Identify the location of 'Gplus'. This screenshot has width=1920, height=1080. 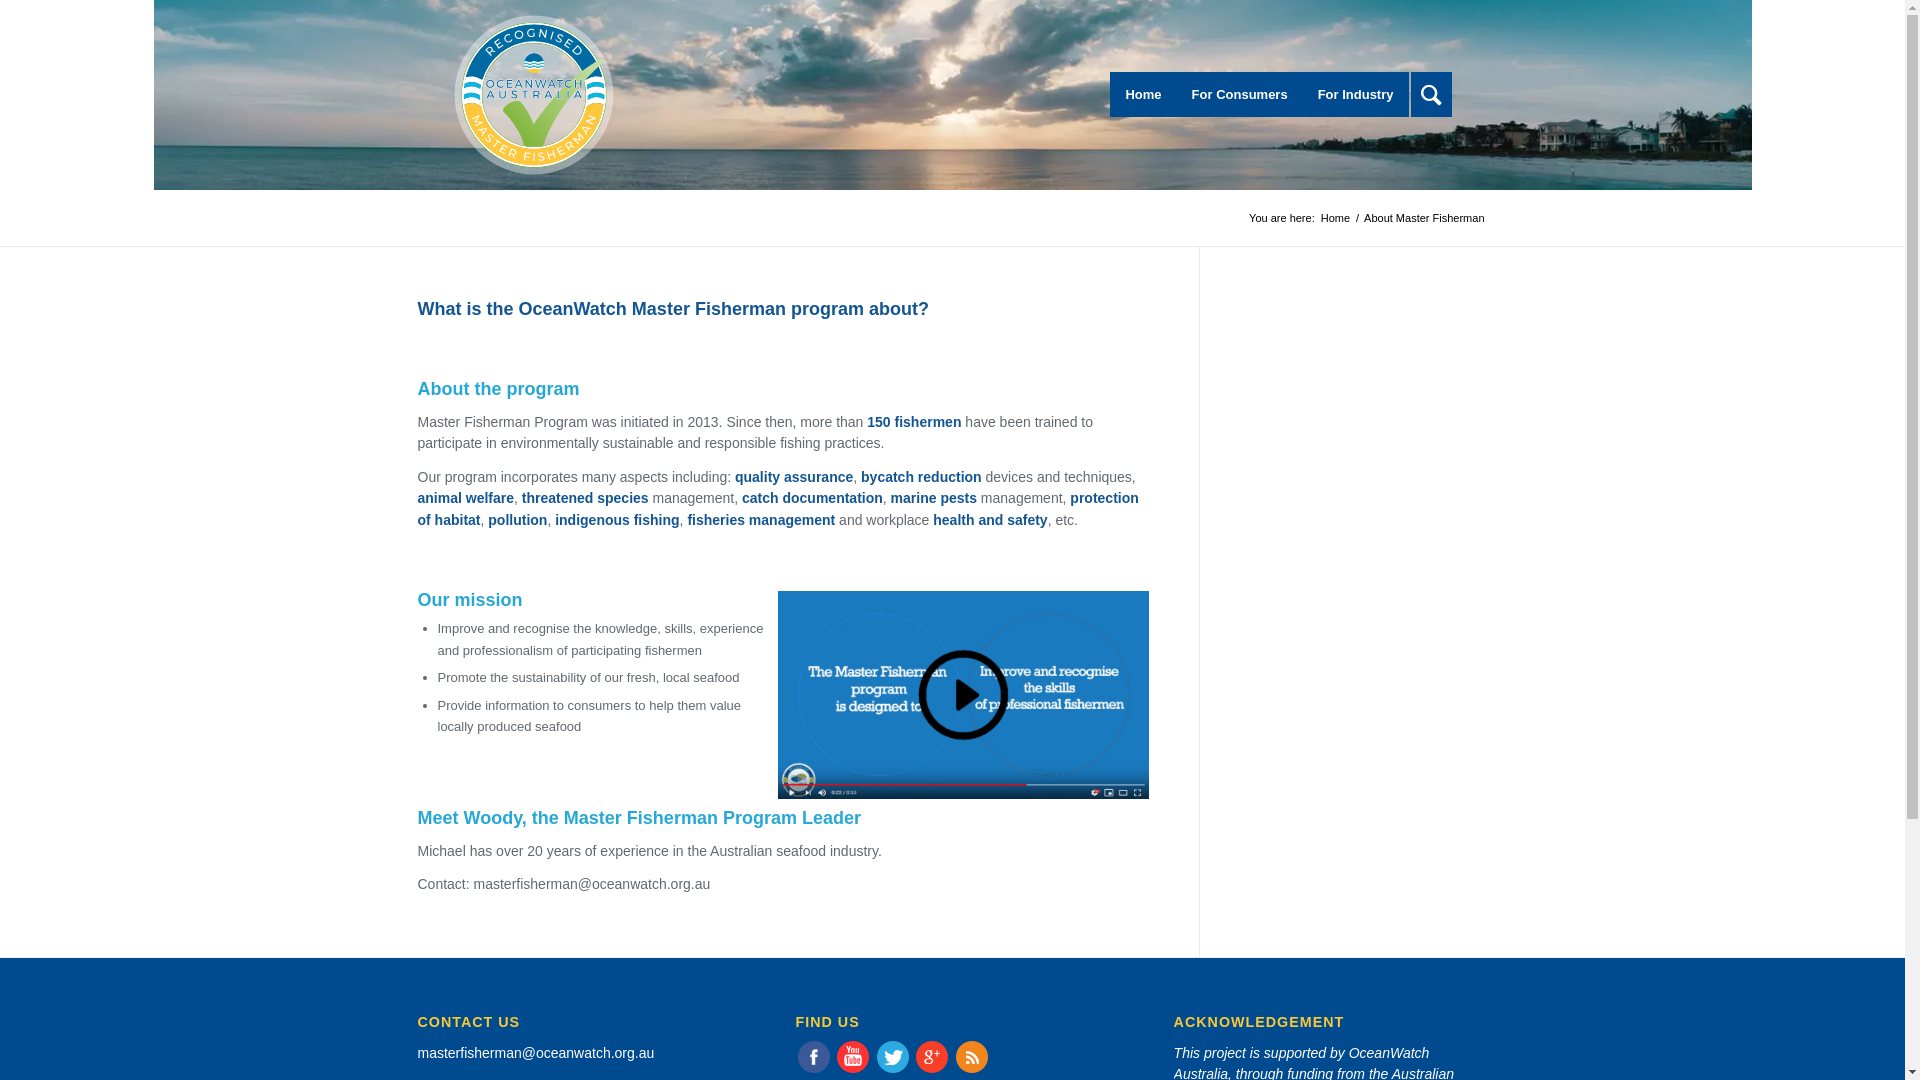
(930, 1069).